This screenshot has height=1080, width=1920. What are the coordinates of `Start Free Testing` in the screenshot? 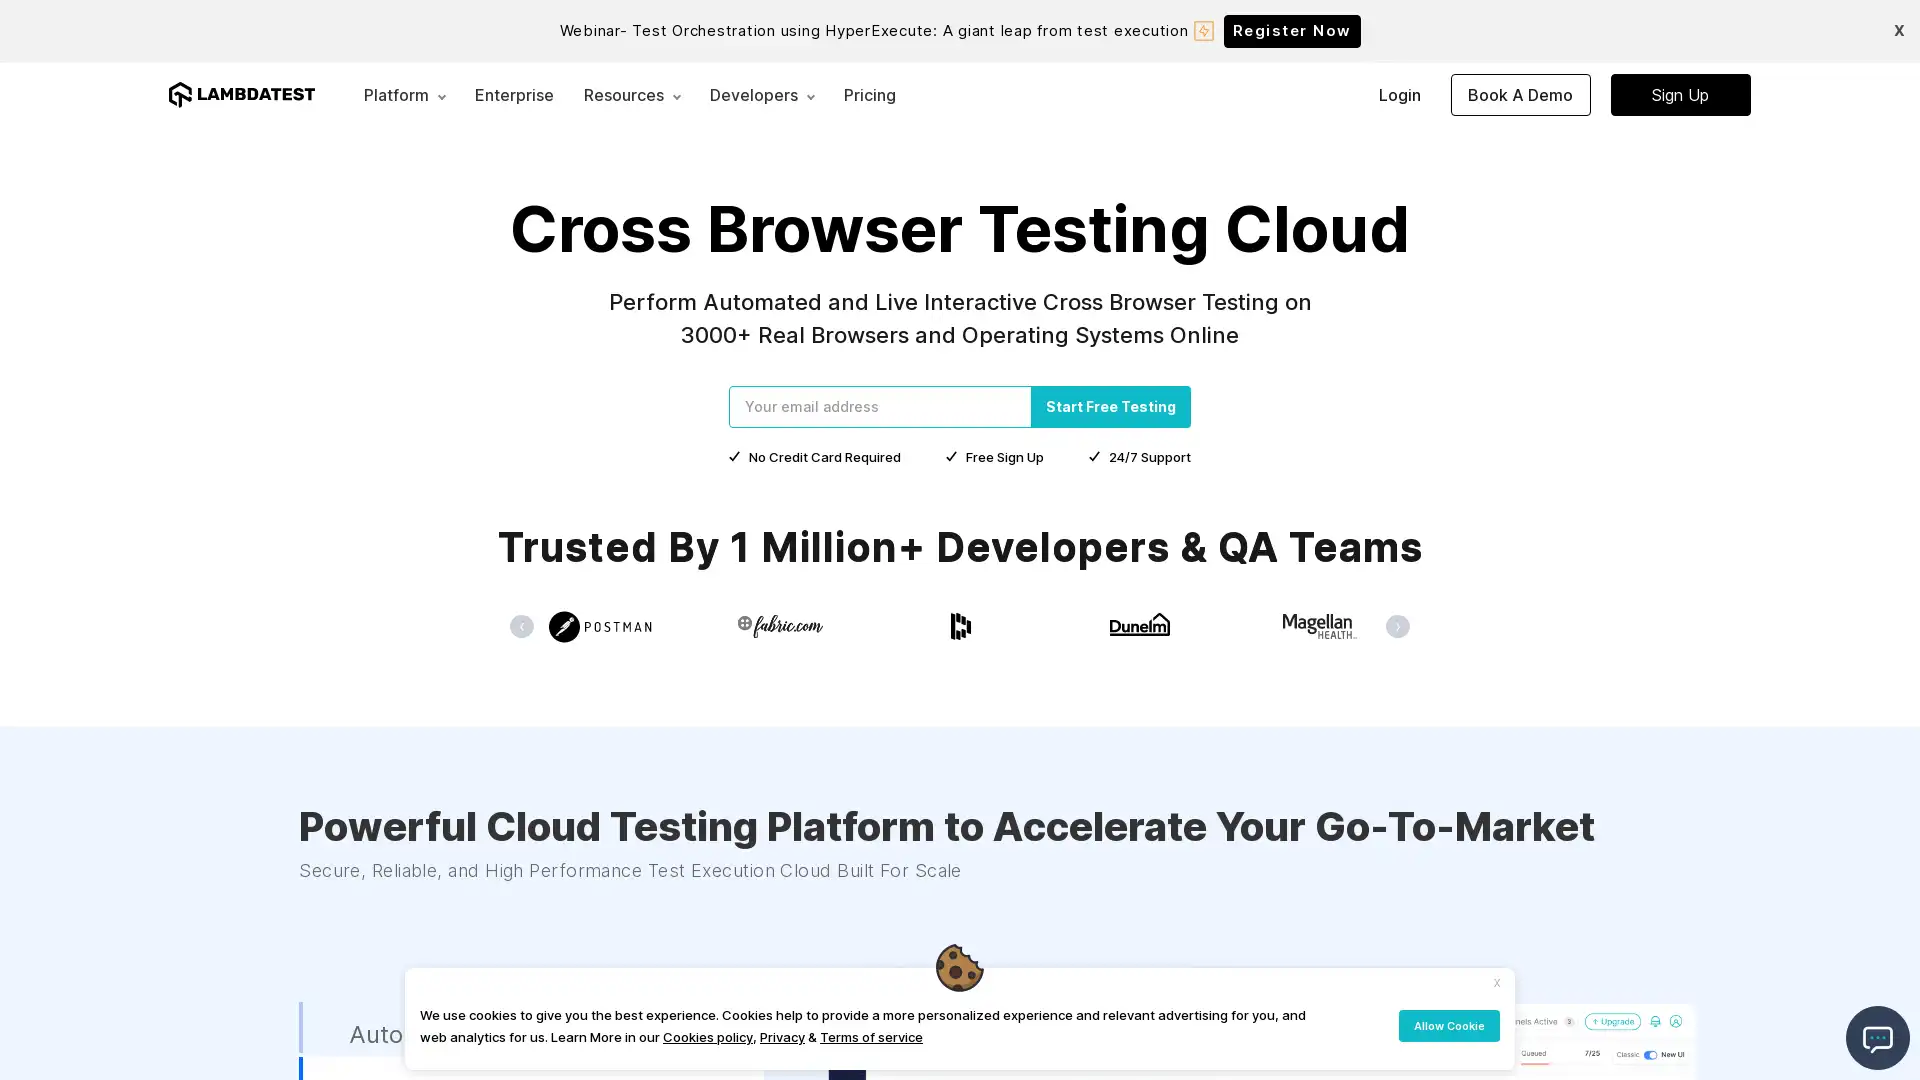 It's located at (1109, 405).